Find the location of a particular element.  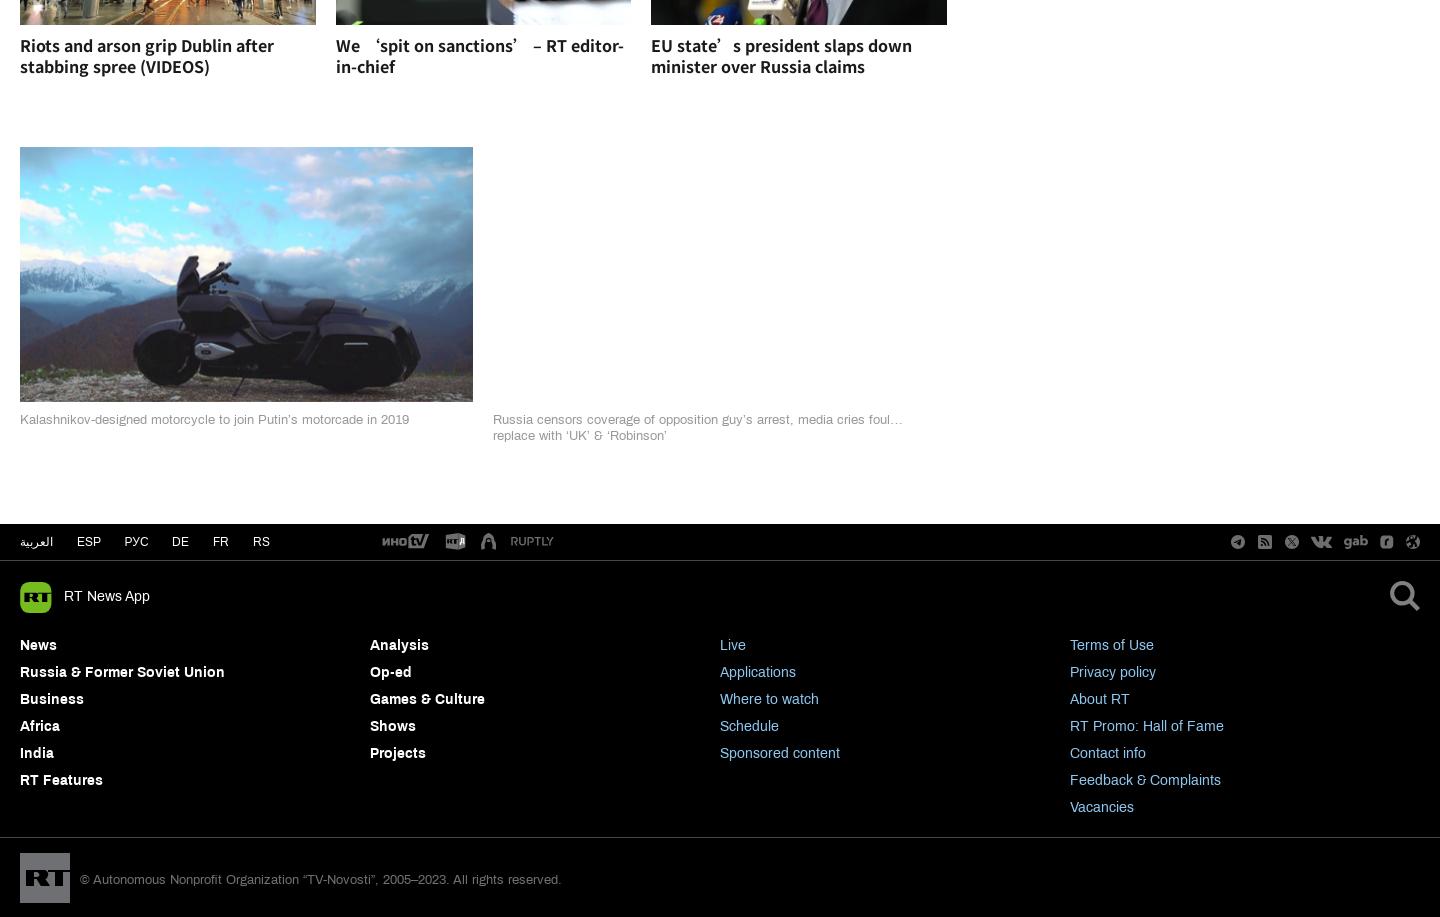

'© Autonomous Nonprofit Organization “TV-Novosti”, 2005–2023. All rights reserved.' is located at coordinates (320, 879).